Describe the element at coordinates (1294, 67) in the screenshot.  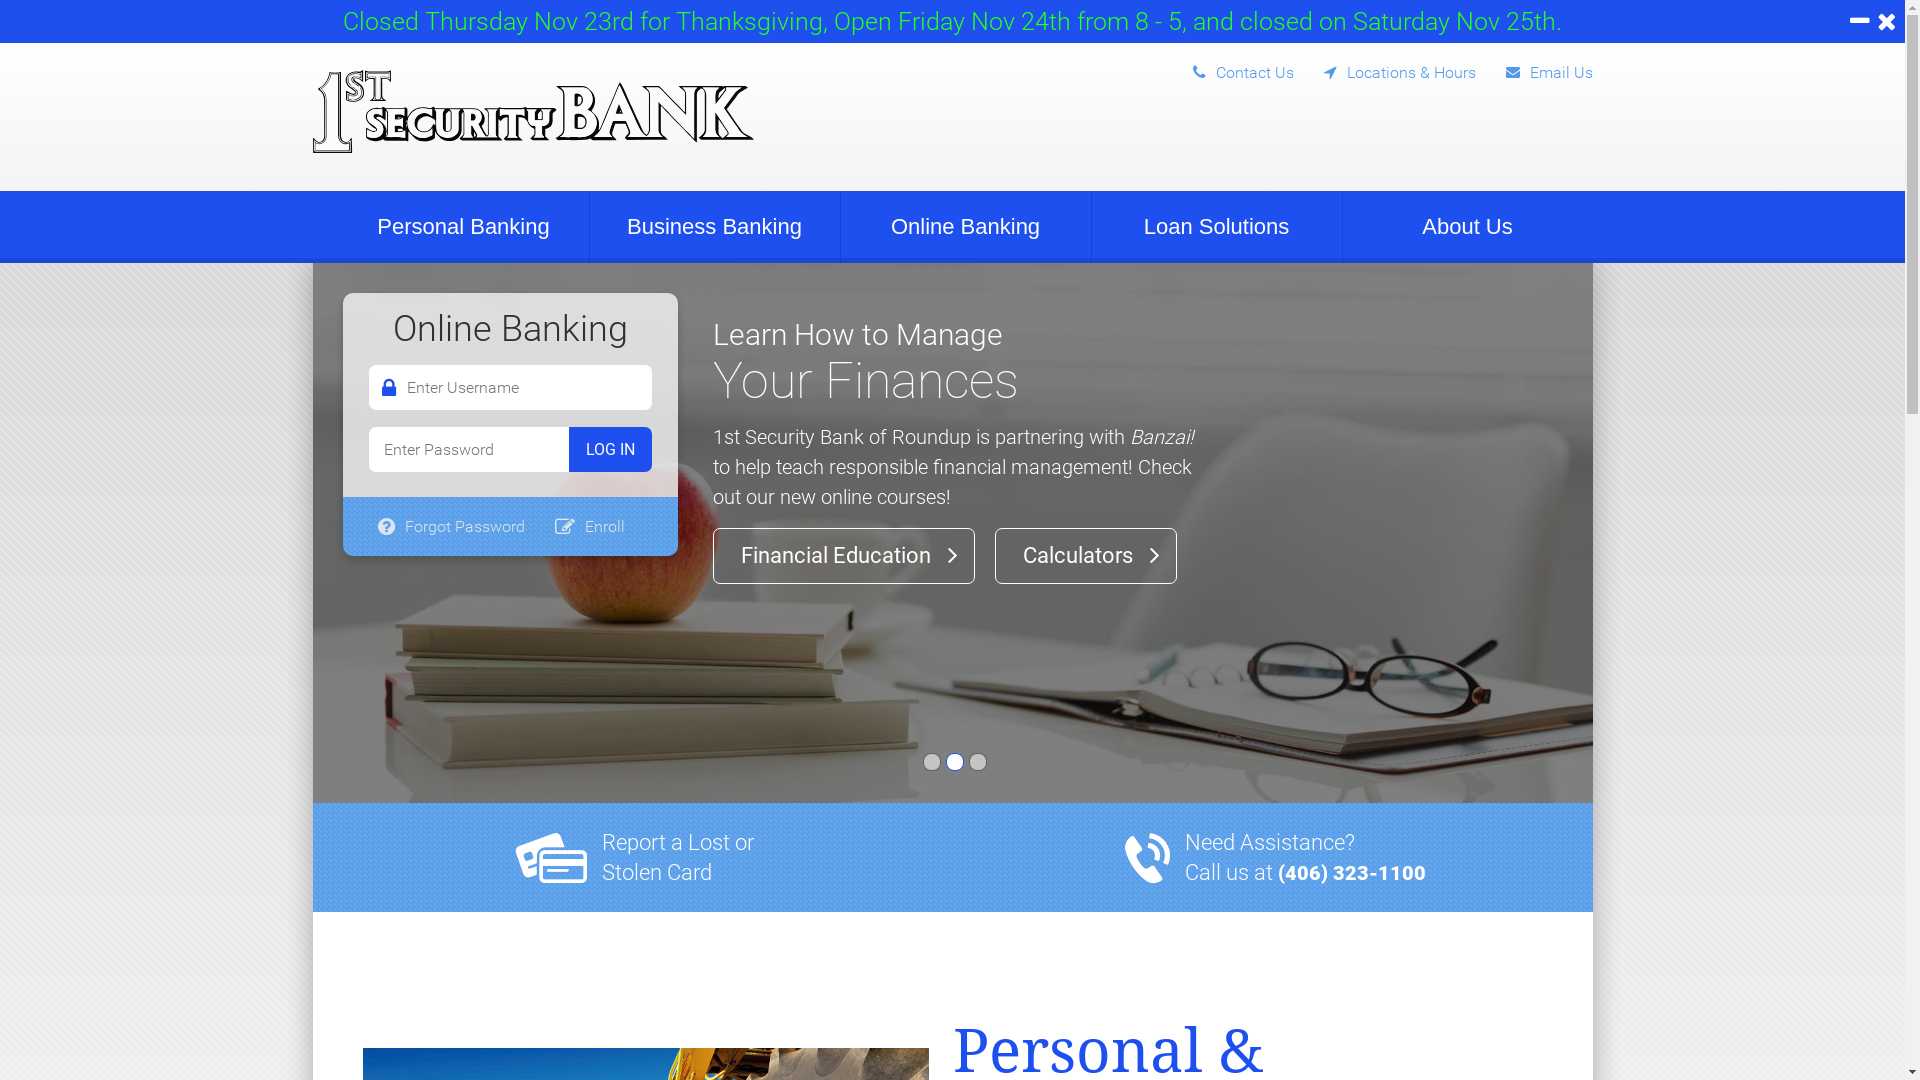
I see `'Locations & Hours'` at that location.